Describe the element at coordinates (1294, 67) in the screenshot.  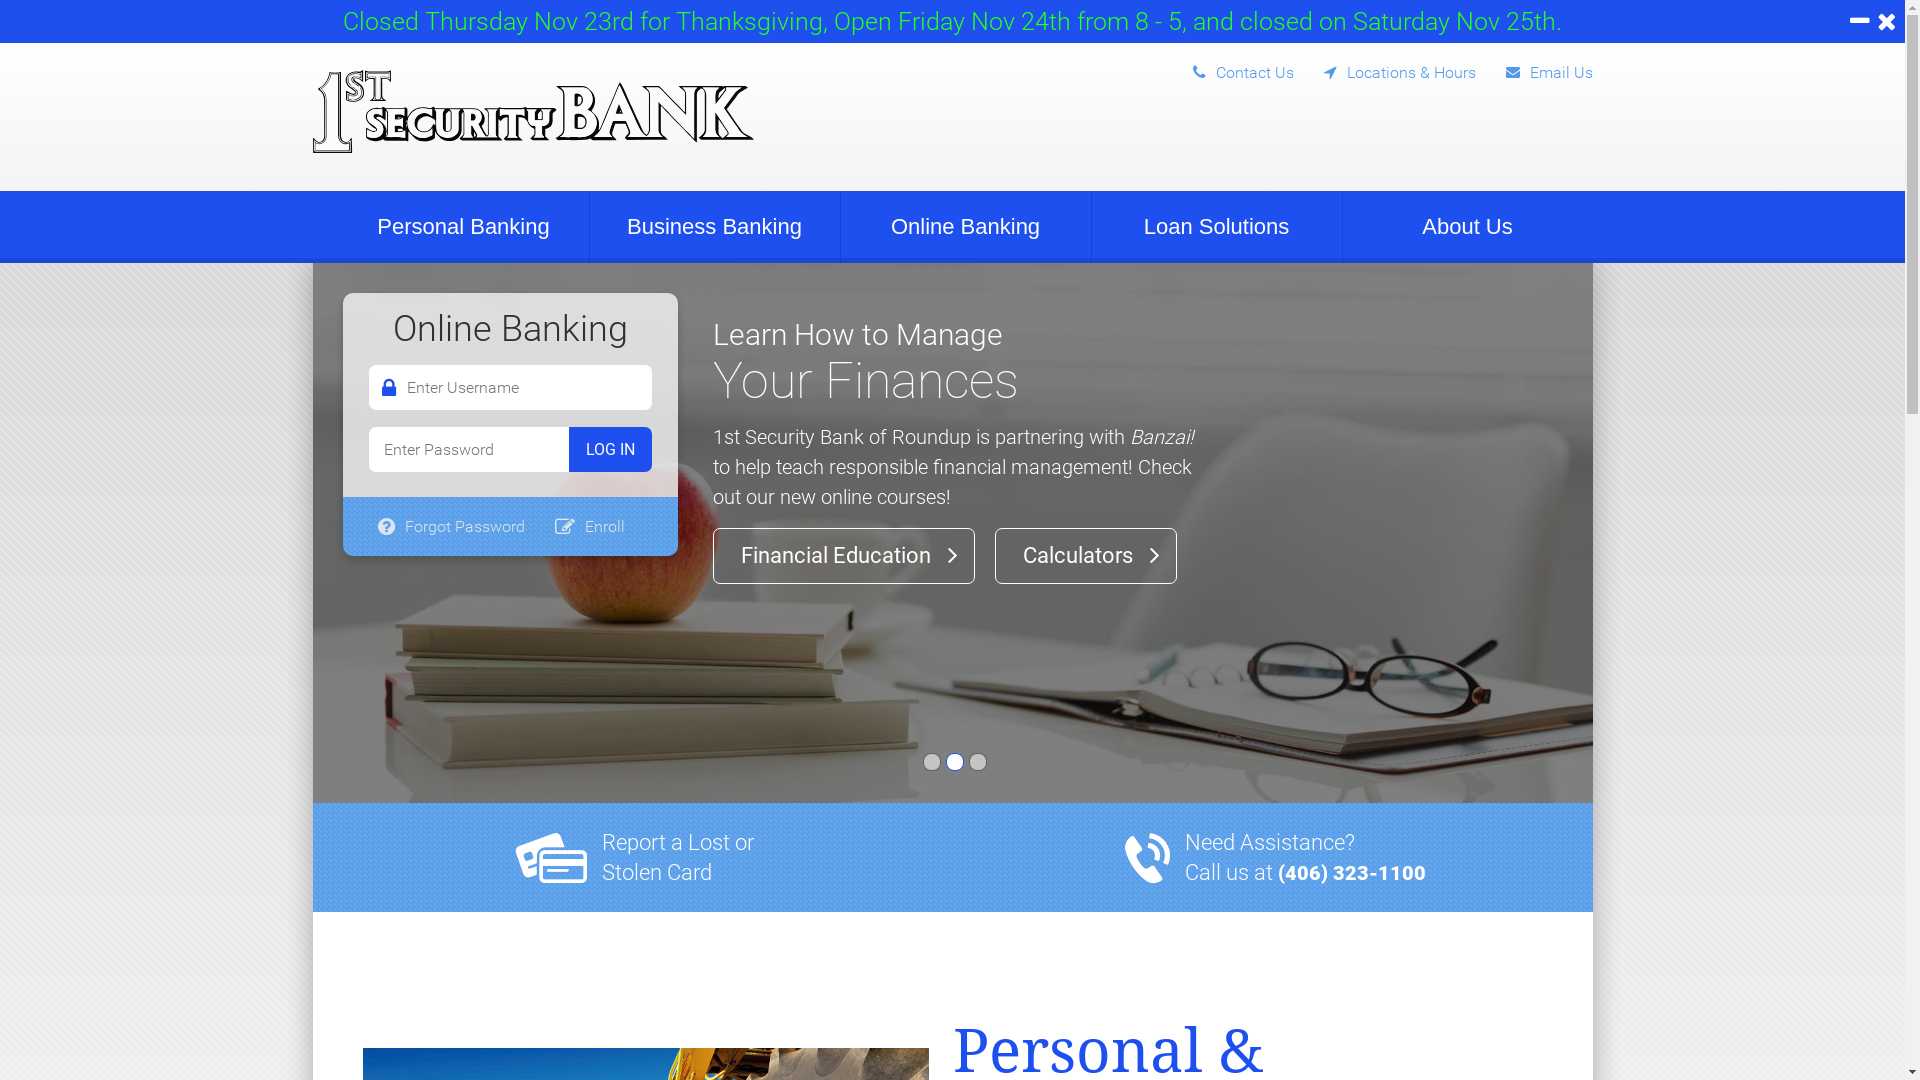
I see `'Locations & Hours'` at that location.